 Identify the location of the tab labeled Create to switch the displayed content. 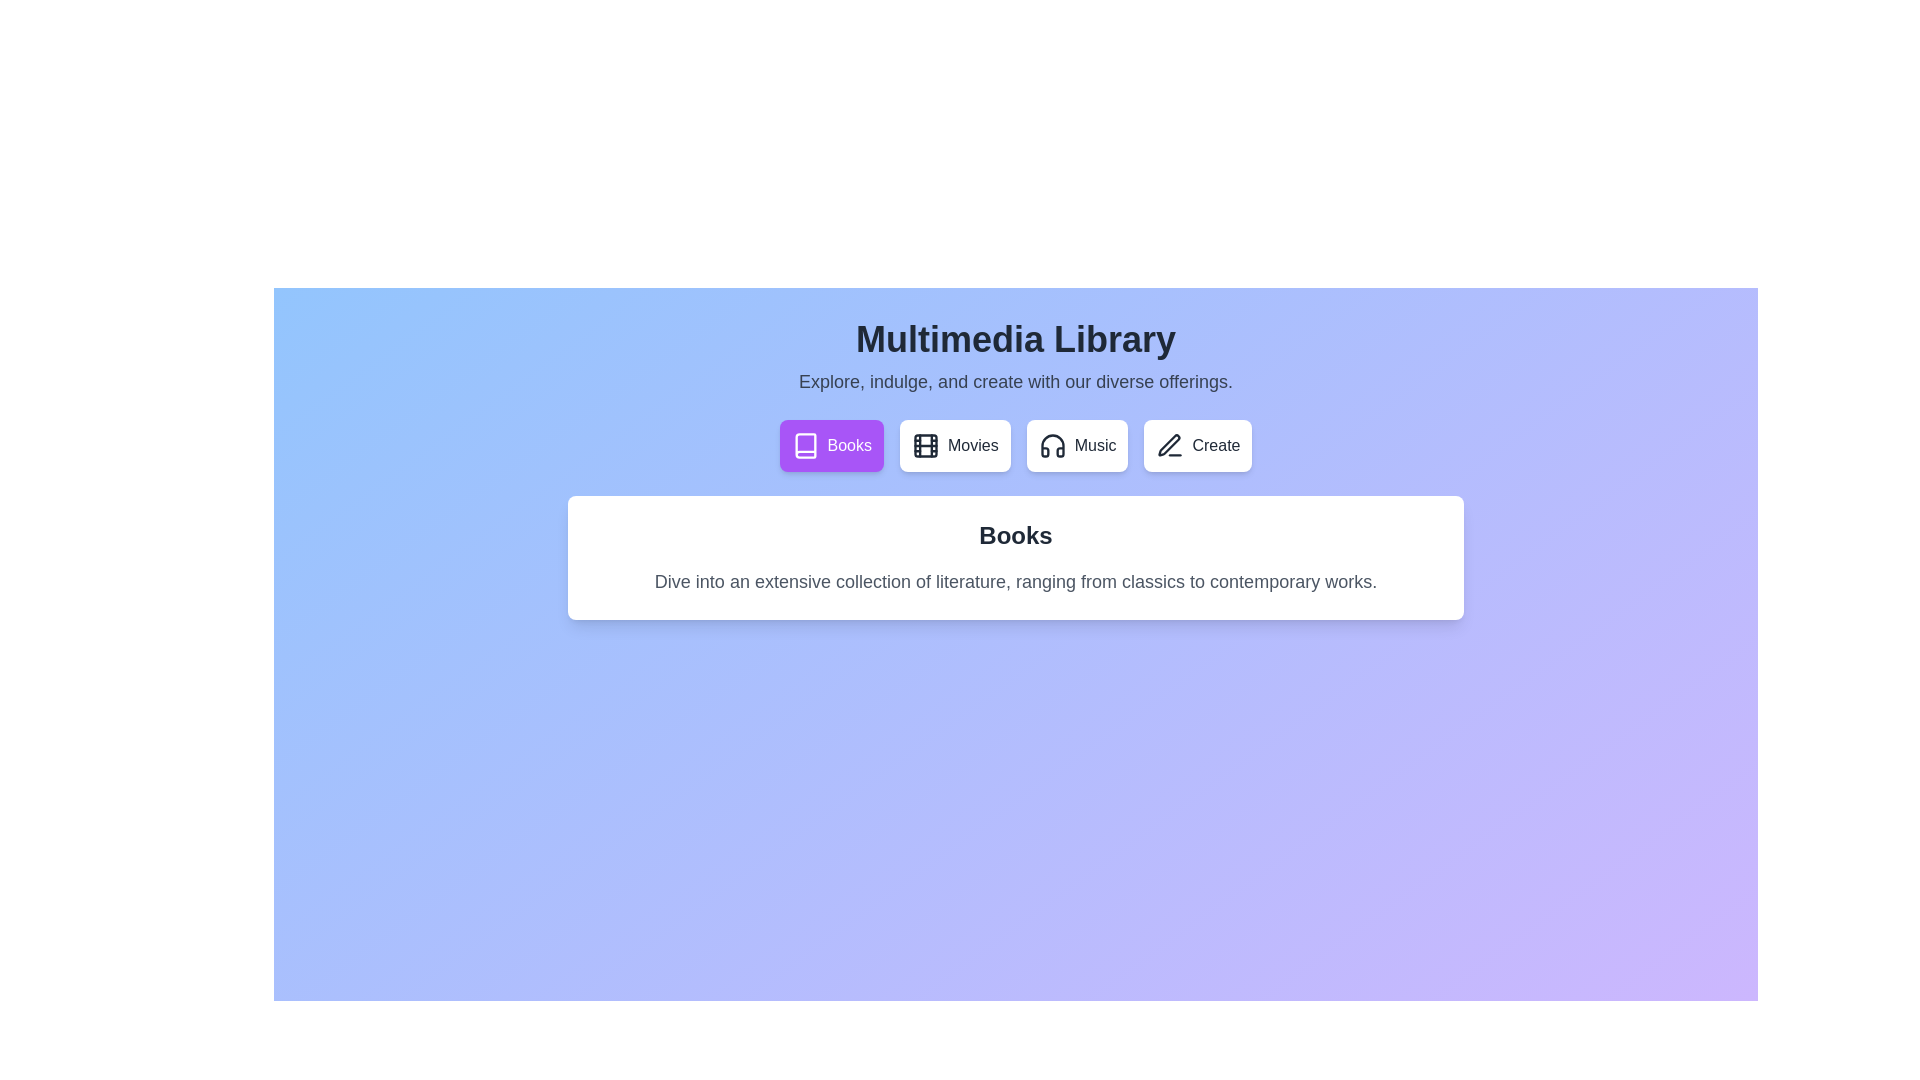
(1198, 445).